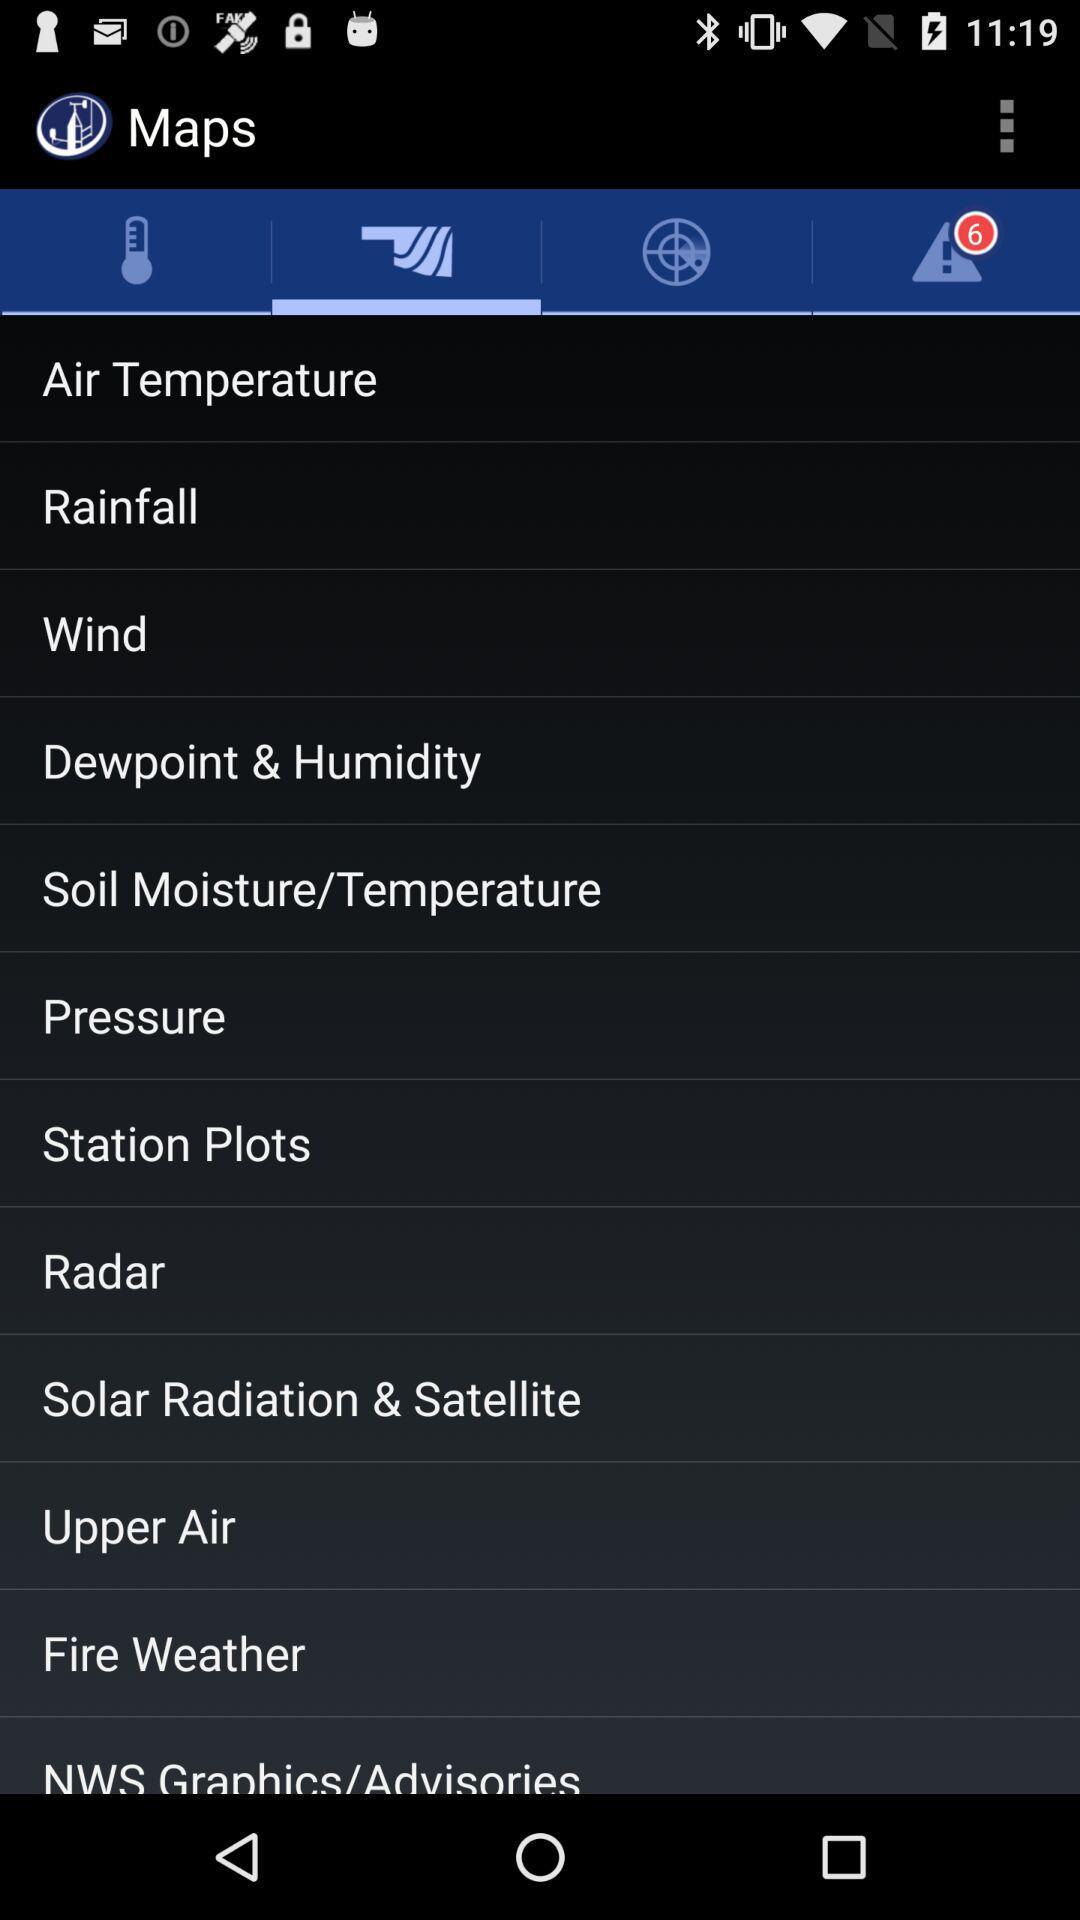  Describe the element at coordinates (540, 1652) in the screenshot. I see `the icon below upper air item` at that location.